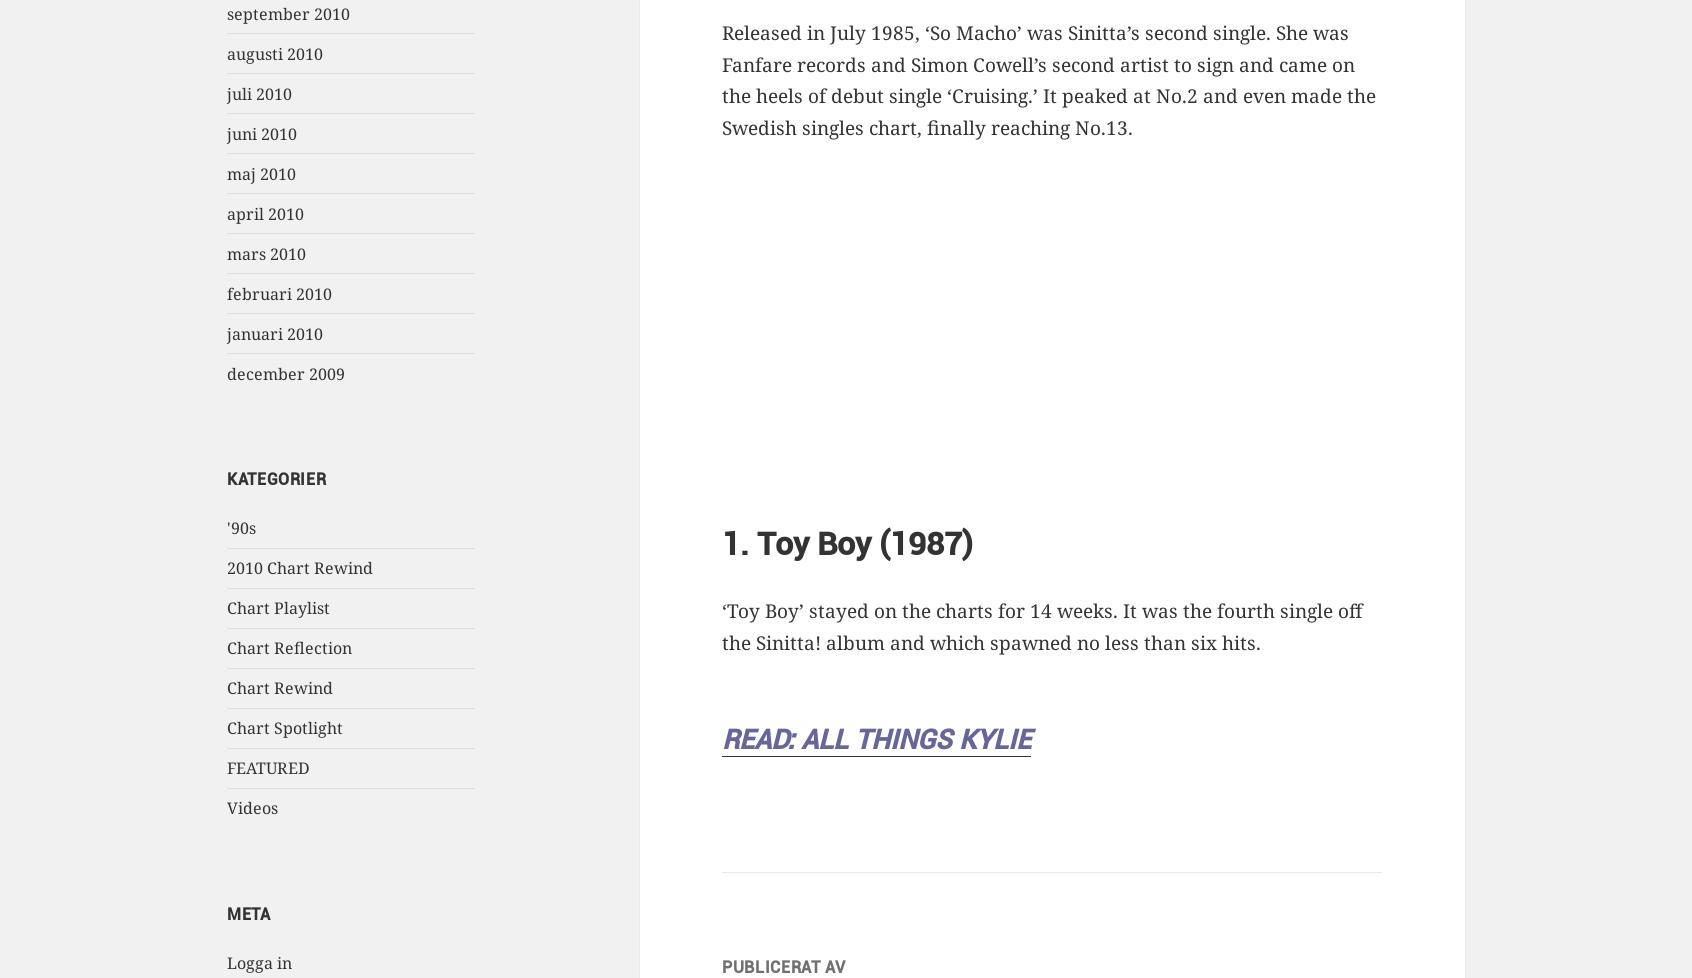  Describe the element at coordinates (261, 133) in the screenshot. I see `'juni 2010'` at that location.